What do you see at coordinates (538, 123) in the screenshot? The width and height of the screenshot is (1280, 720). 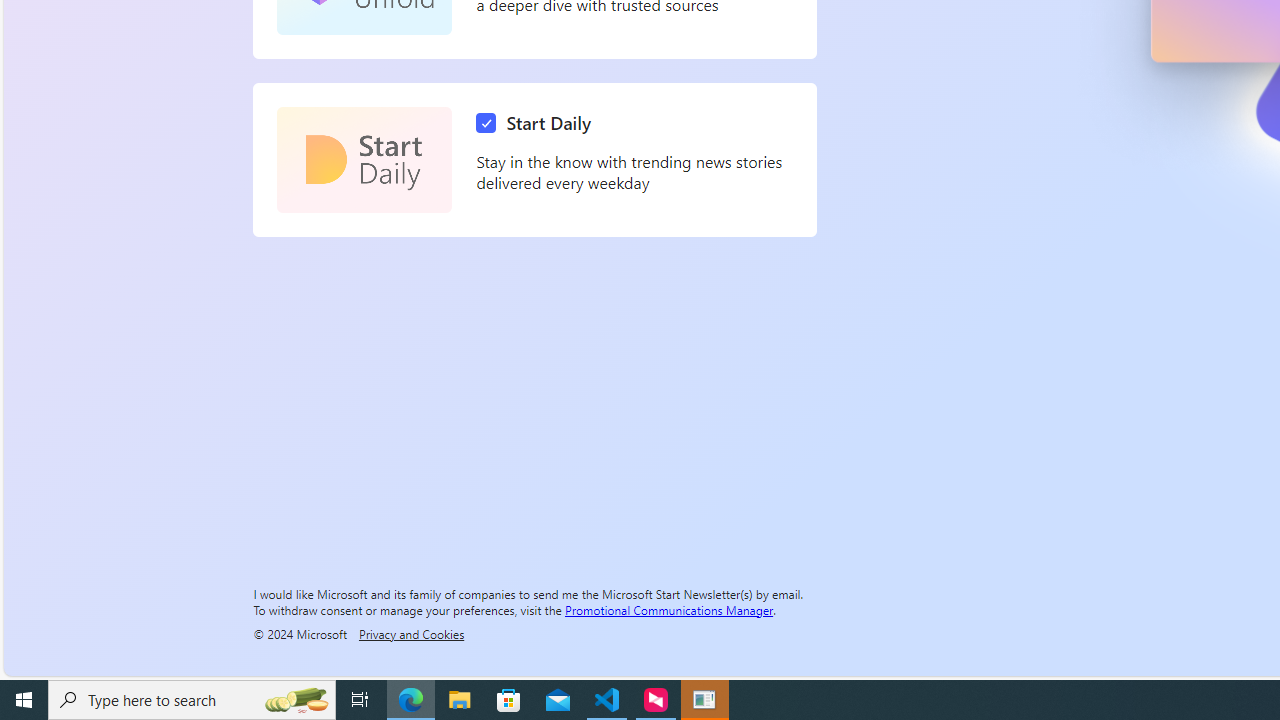 I see `'Start Daily'` at bounding box center [538, 123].